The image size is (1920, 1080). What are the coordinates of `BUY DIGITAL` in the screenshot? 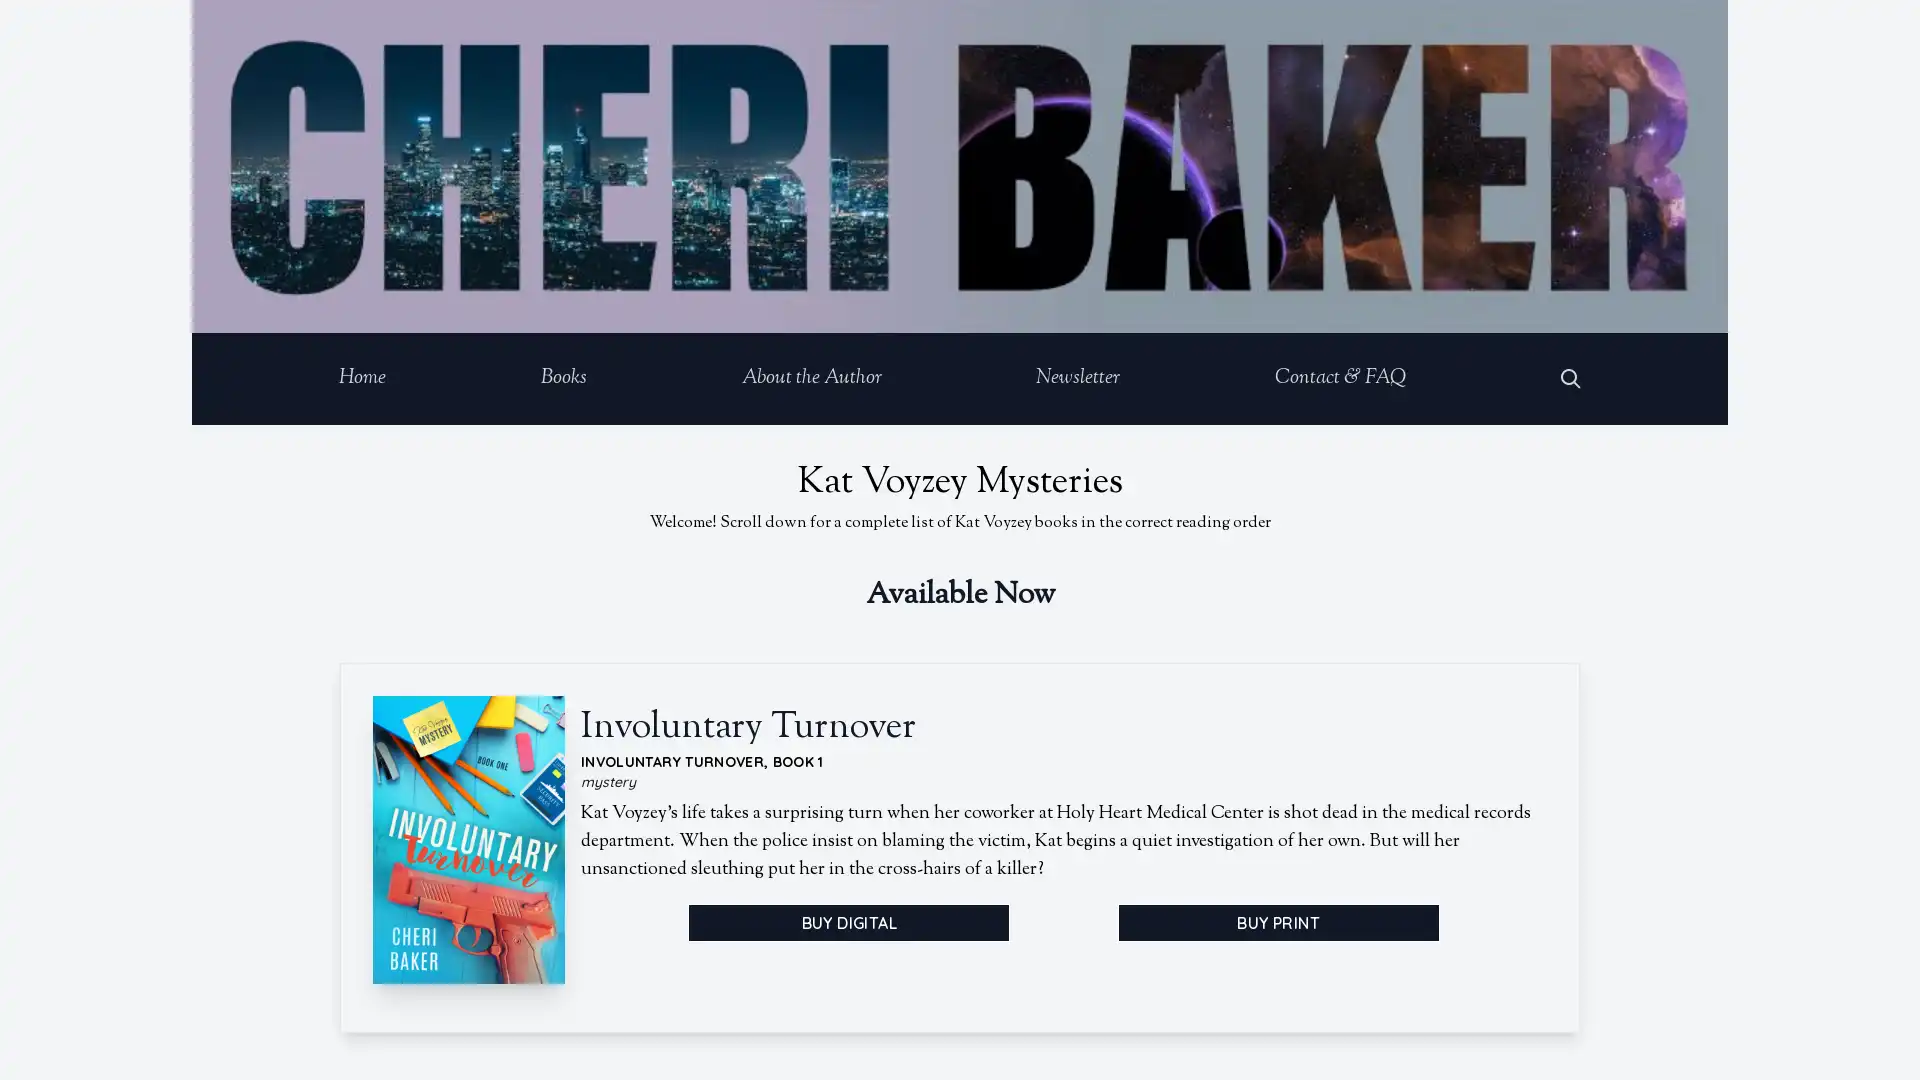 It's located at (849, 921).